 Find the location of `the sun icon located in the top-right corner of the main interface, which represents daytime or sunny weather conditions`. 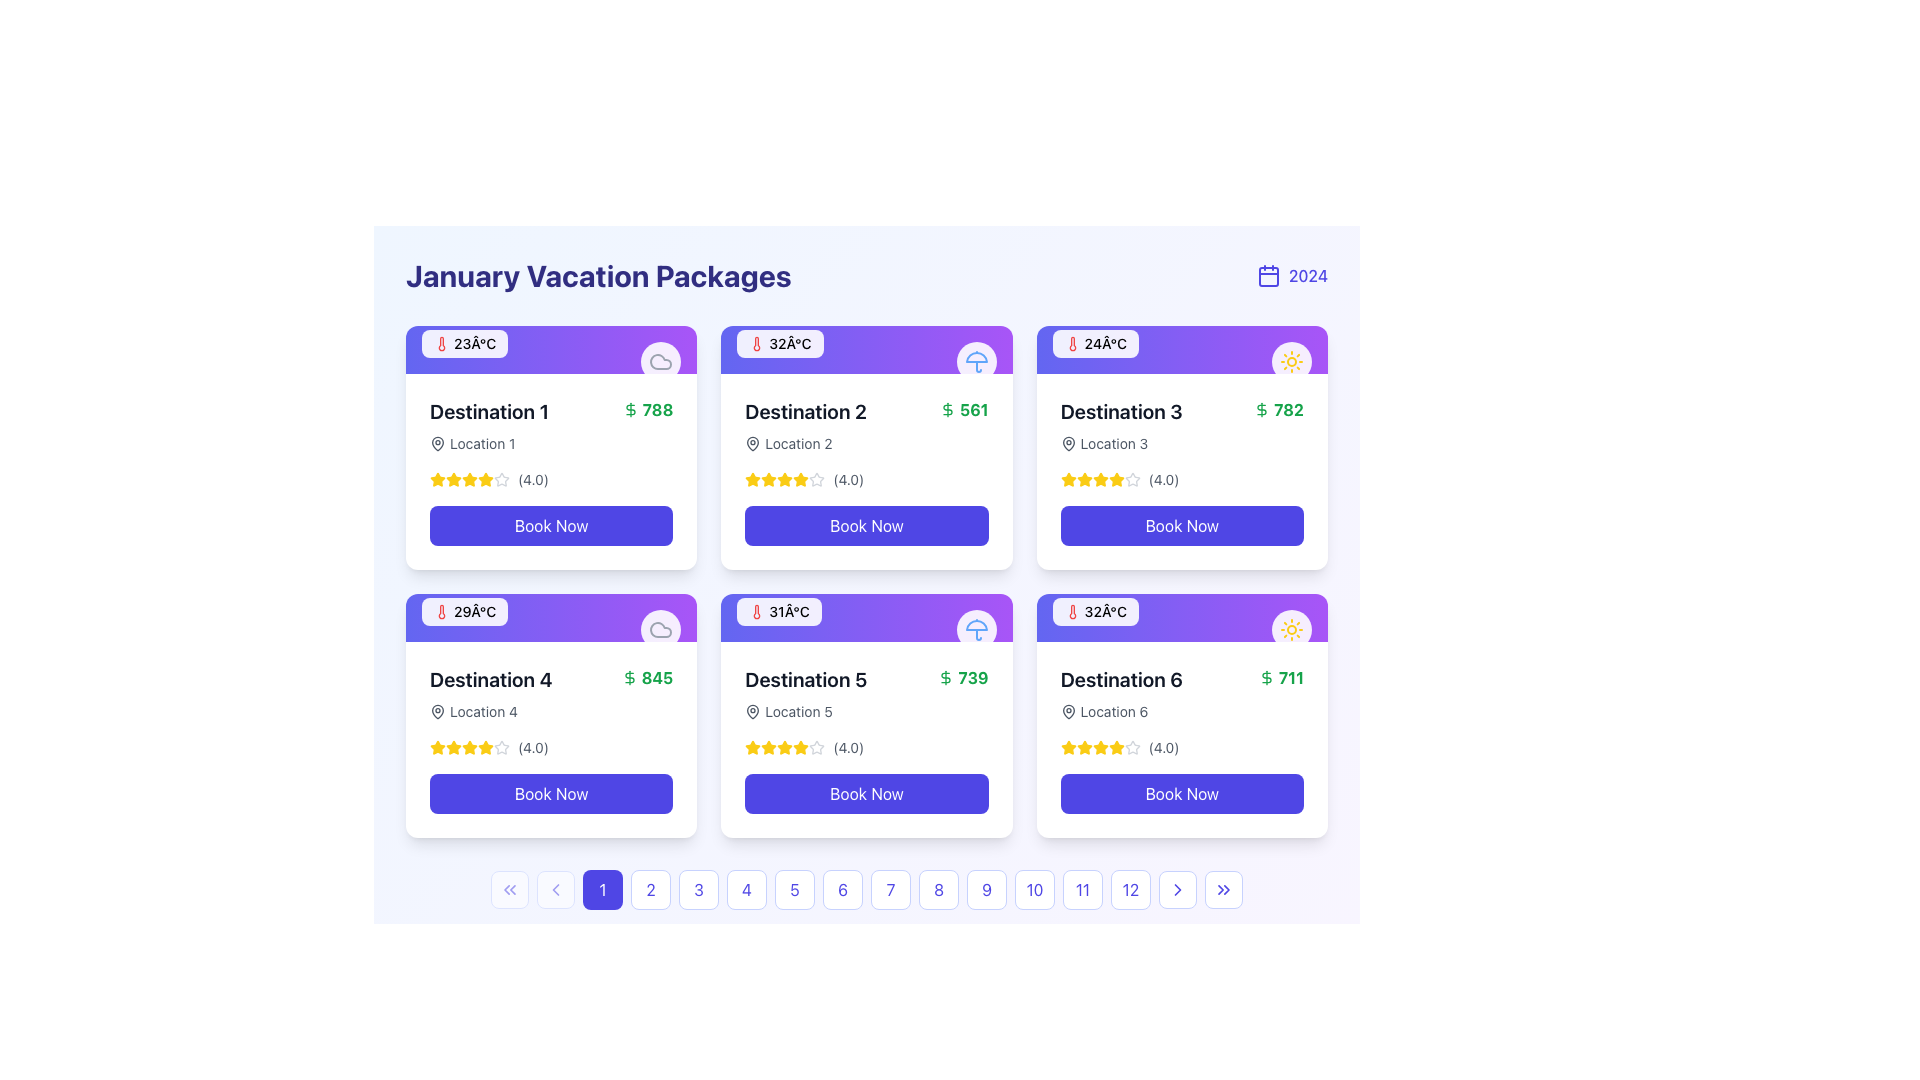

the sun icon located in the top-right corner of the main interface, which represents daytime or sunny weather conditions is located at coordinates (1291, 362).